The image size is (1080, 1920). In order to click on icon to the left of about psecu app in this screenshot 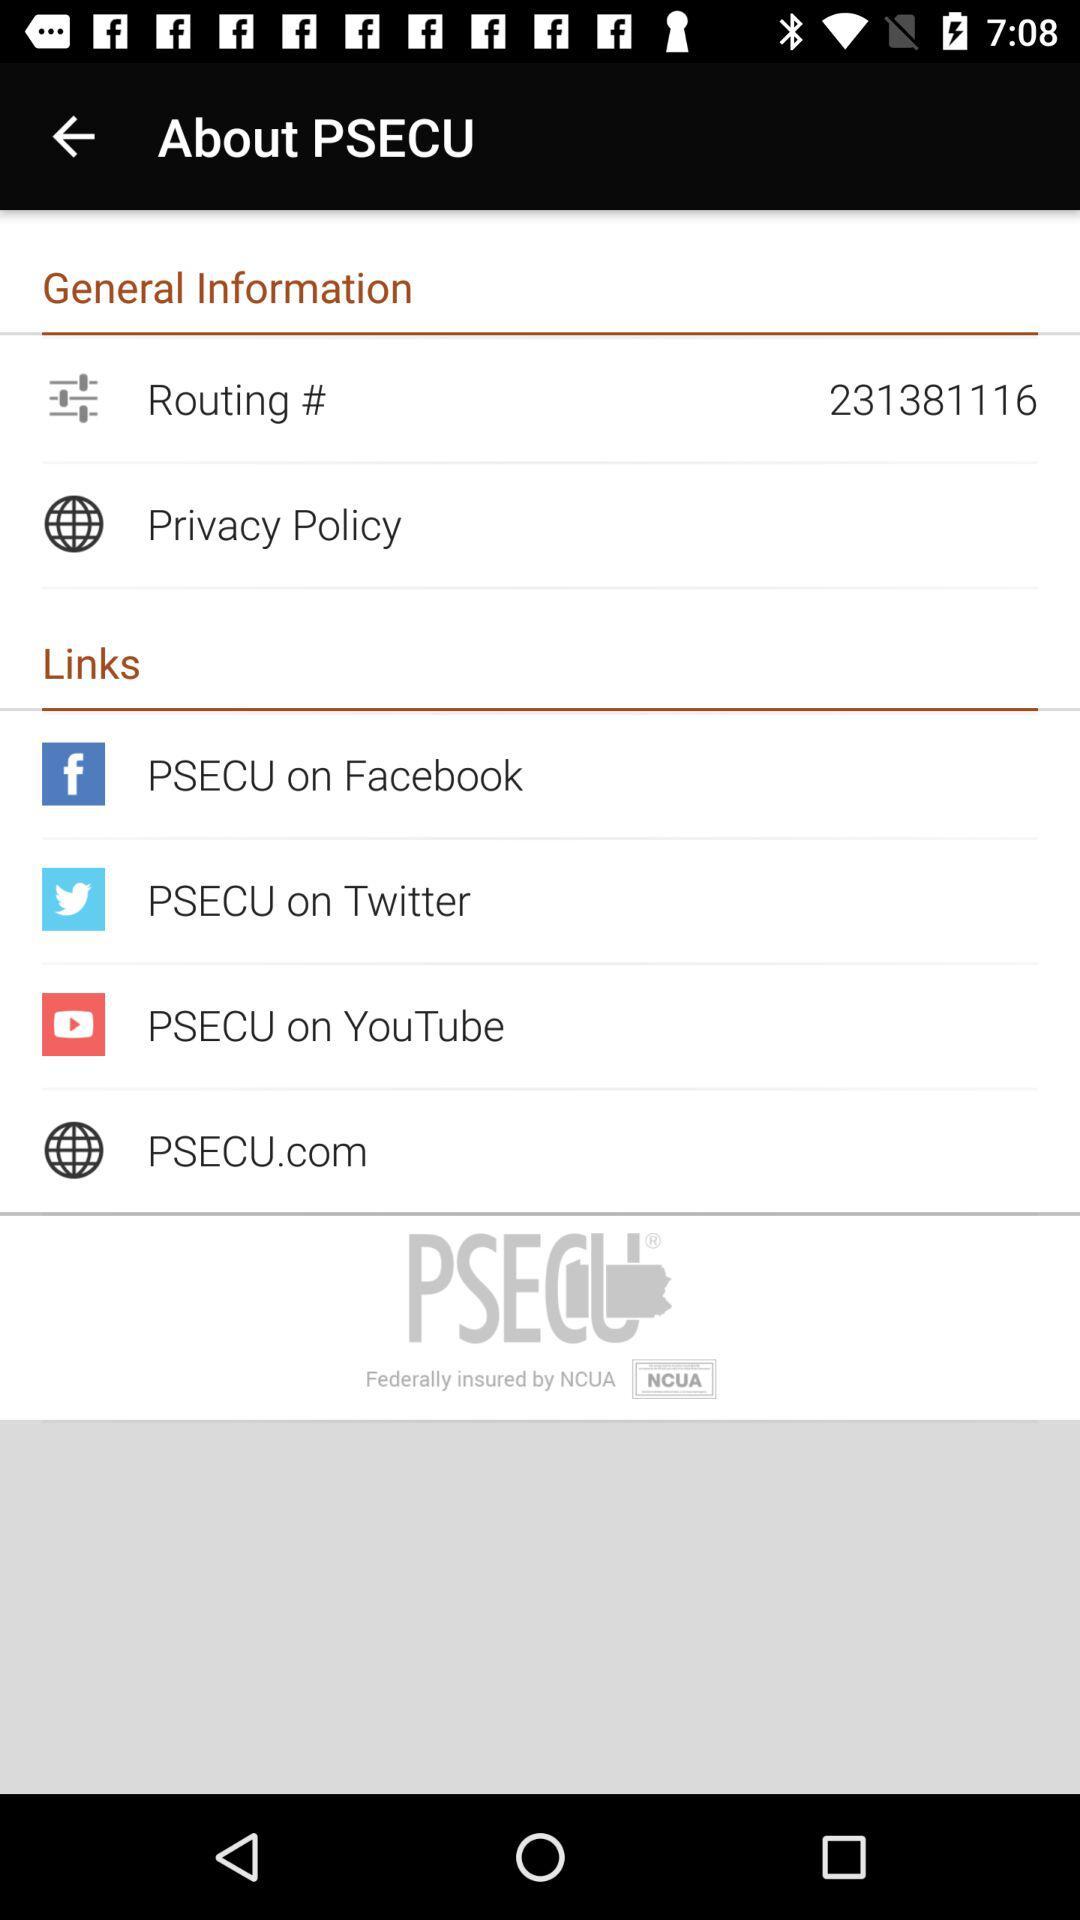, I will do `click(72, 135)`.